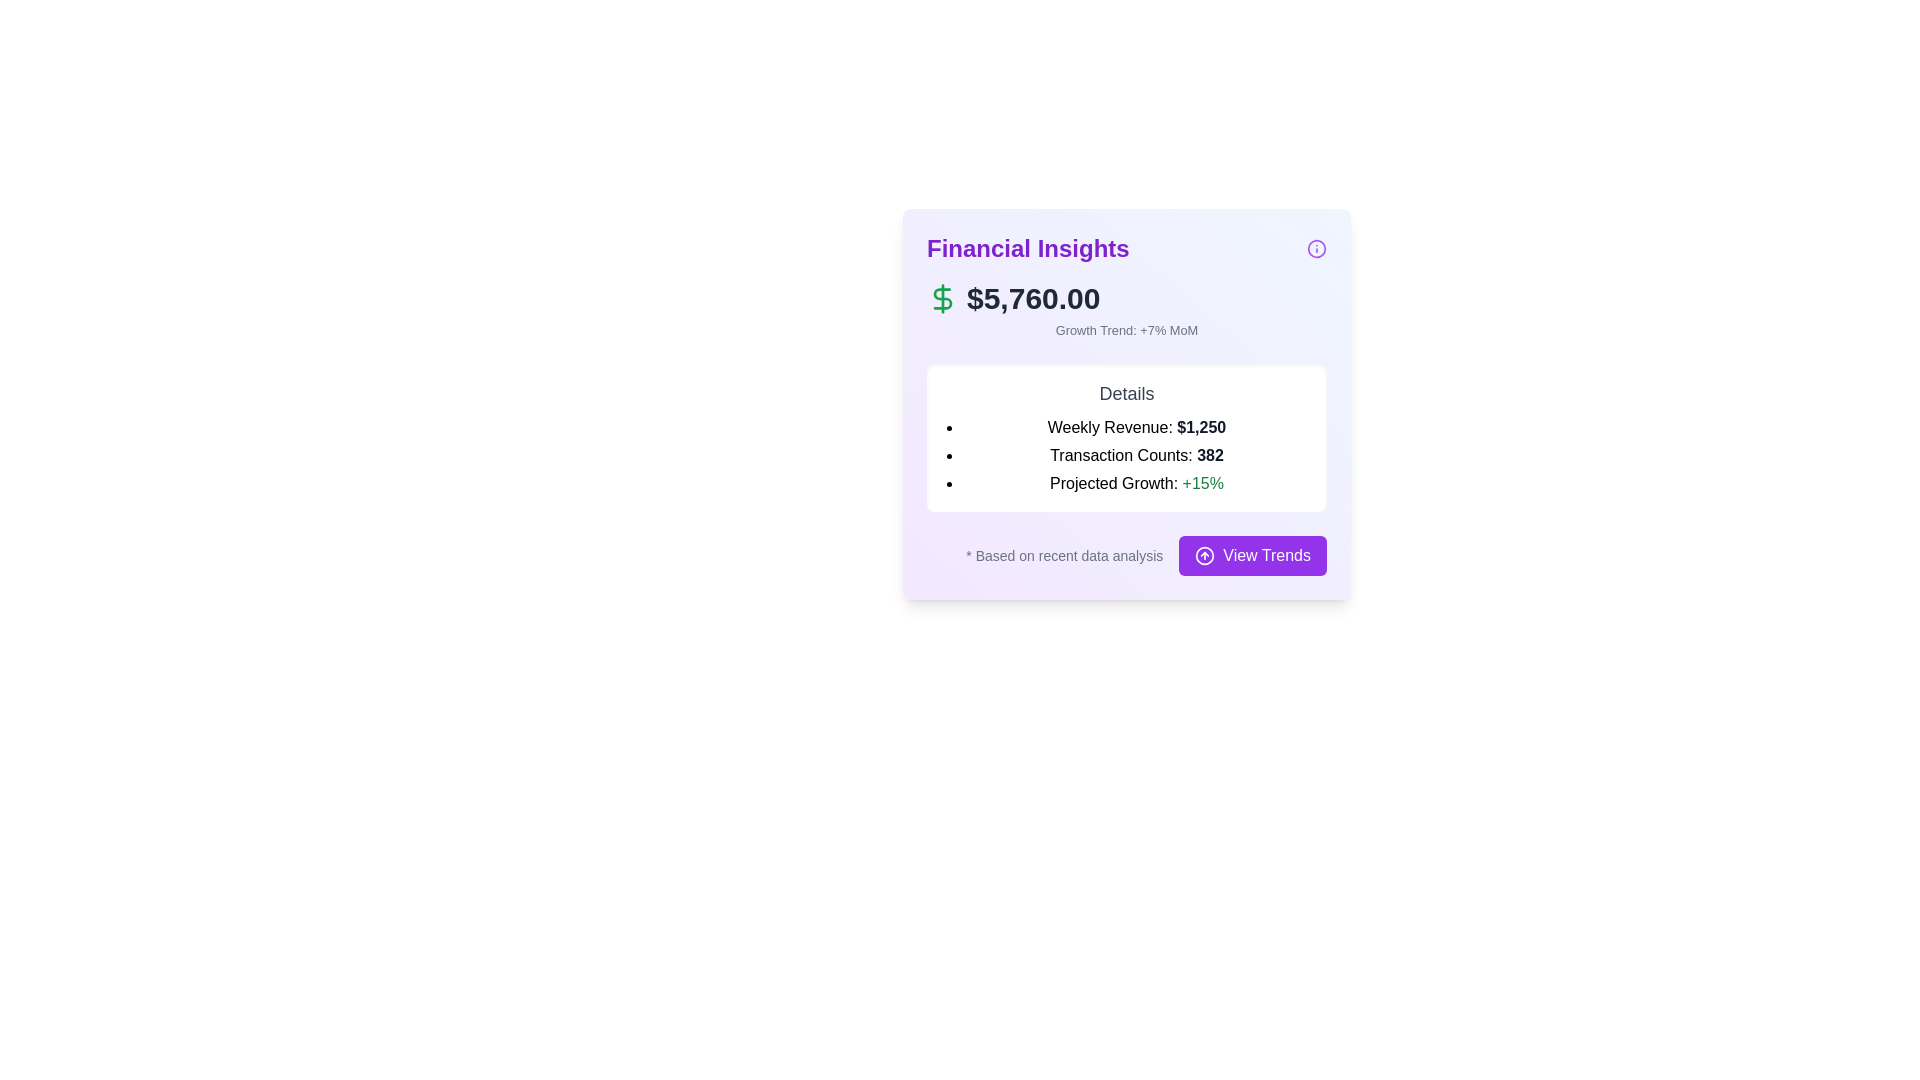 The image size is (1920, 1080). Describe the element at coordinates (1137, 427) in the screenshot. I see `the first bullet point in the 'Details' section of the 'Financial Insights' card displaying 'Weekly Revenue: $1,250'` at that location.